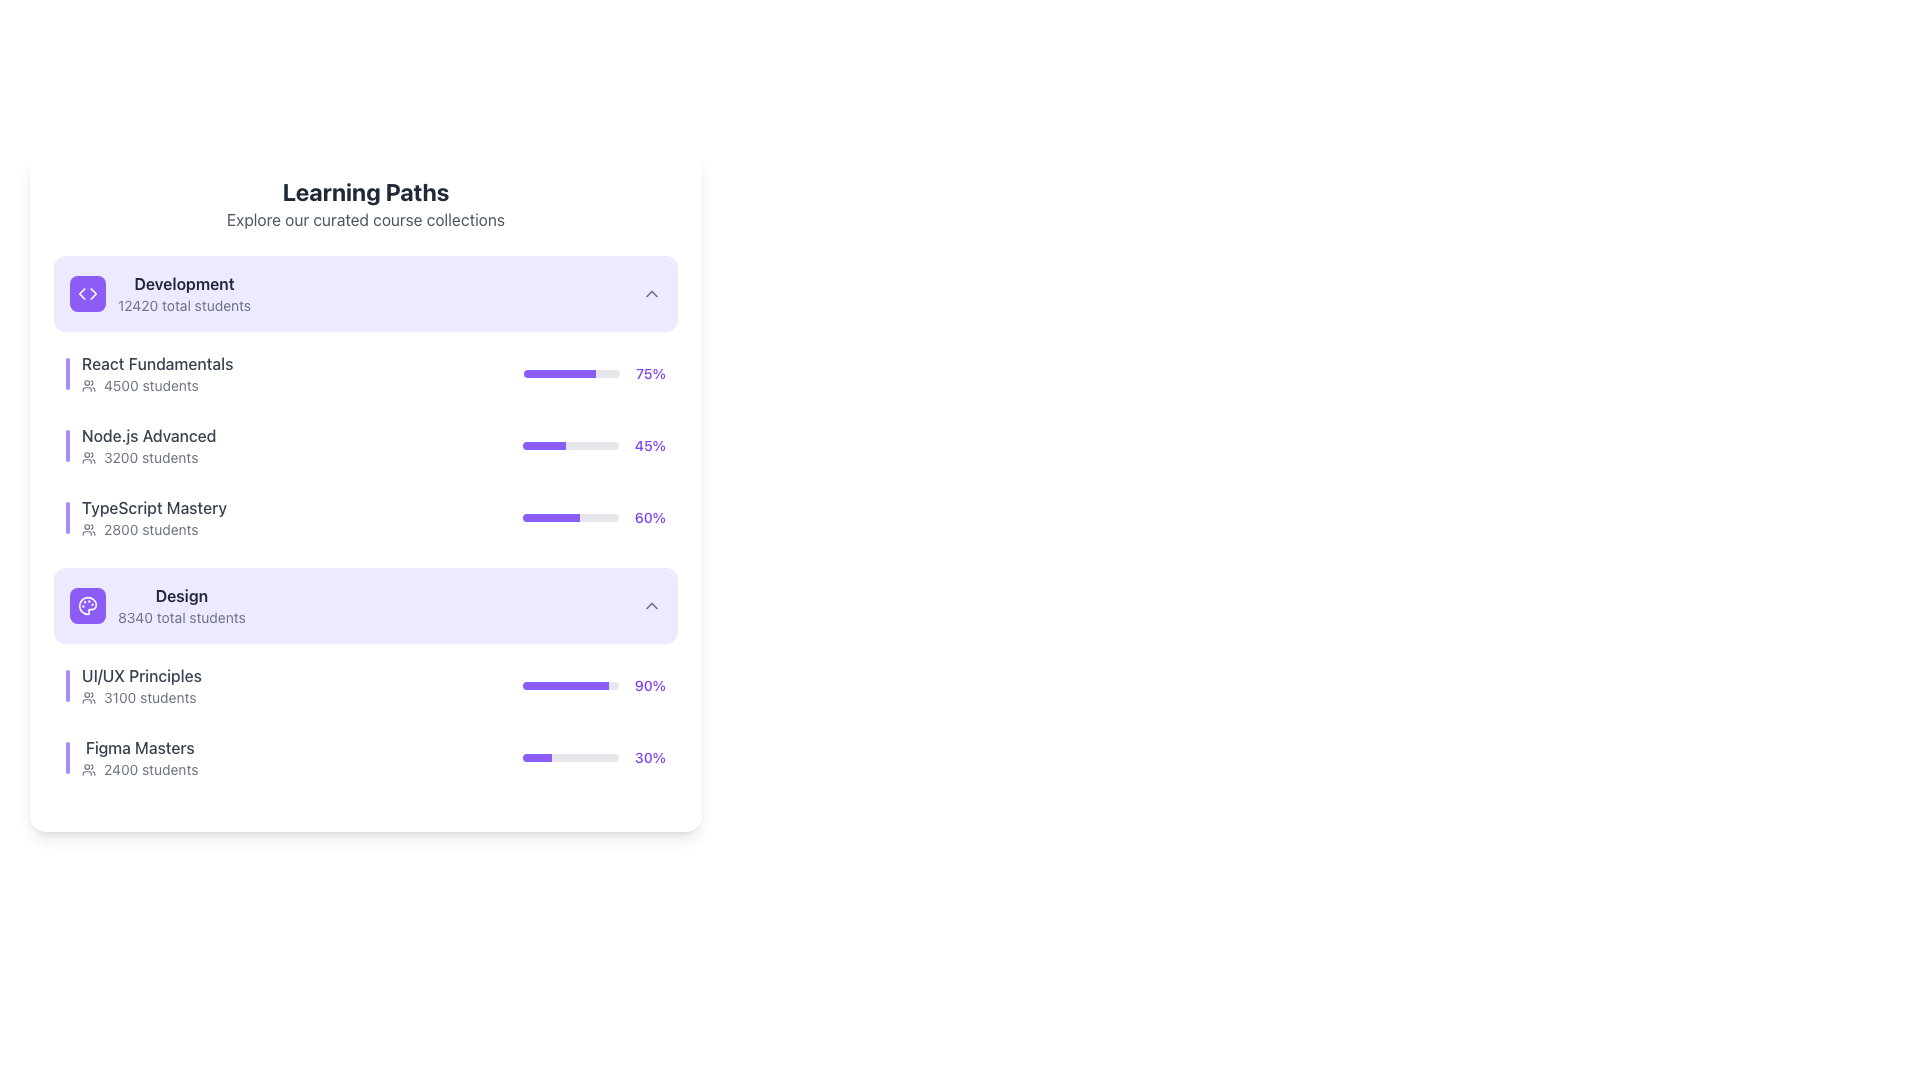  I want to click on the hyperlink titled 'Node.js Advanced' located in the 'Development' section of the 'Learning Paths' interface, so click(148, 434).